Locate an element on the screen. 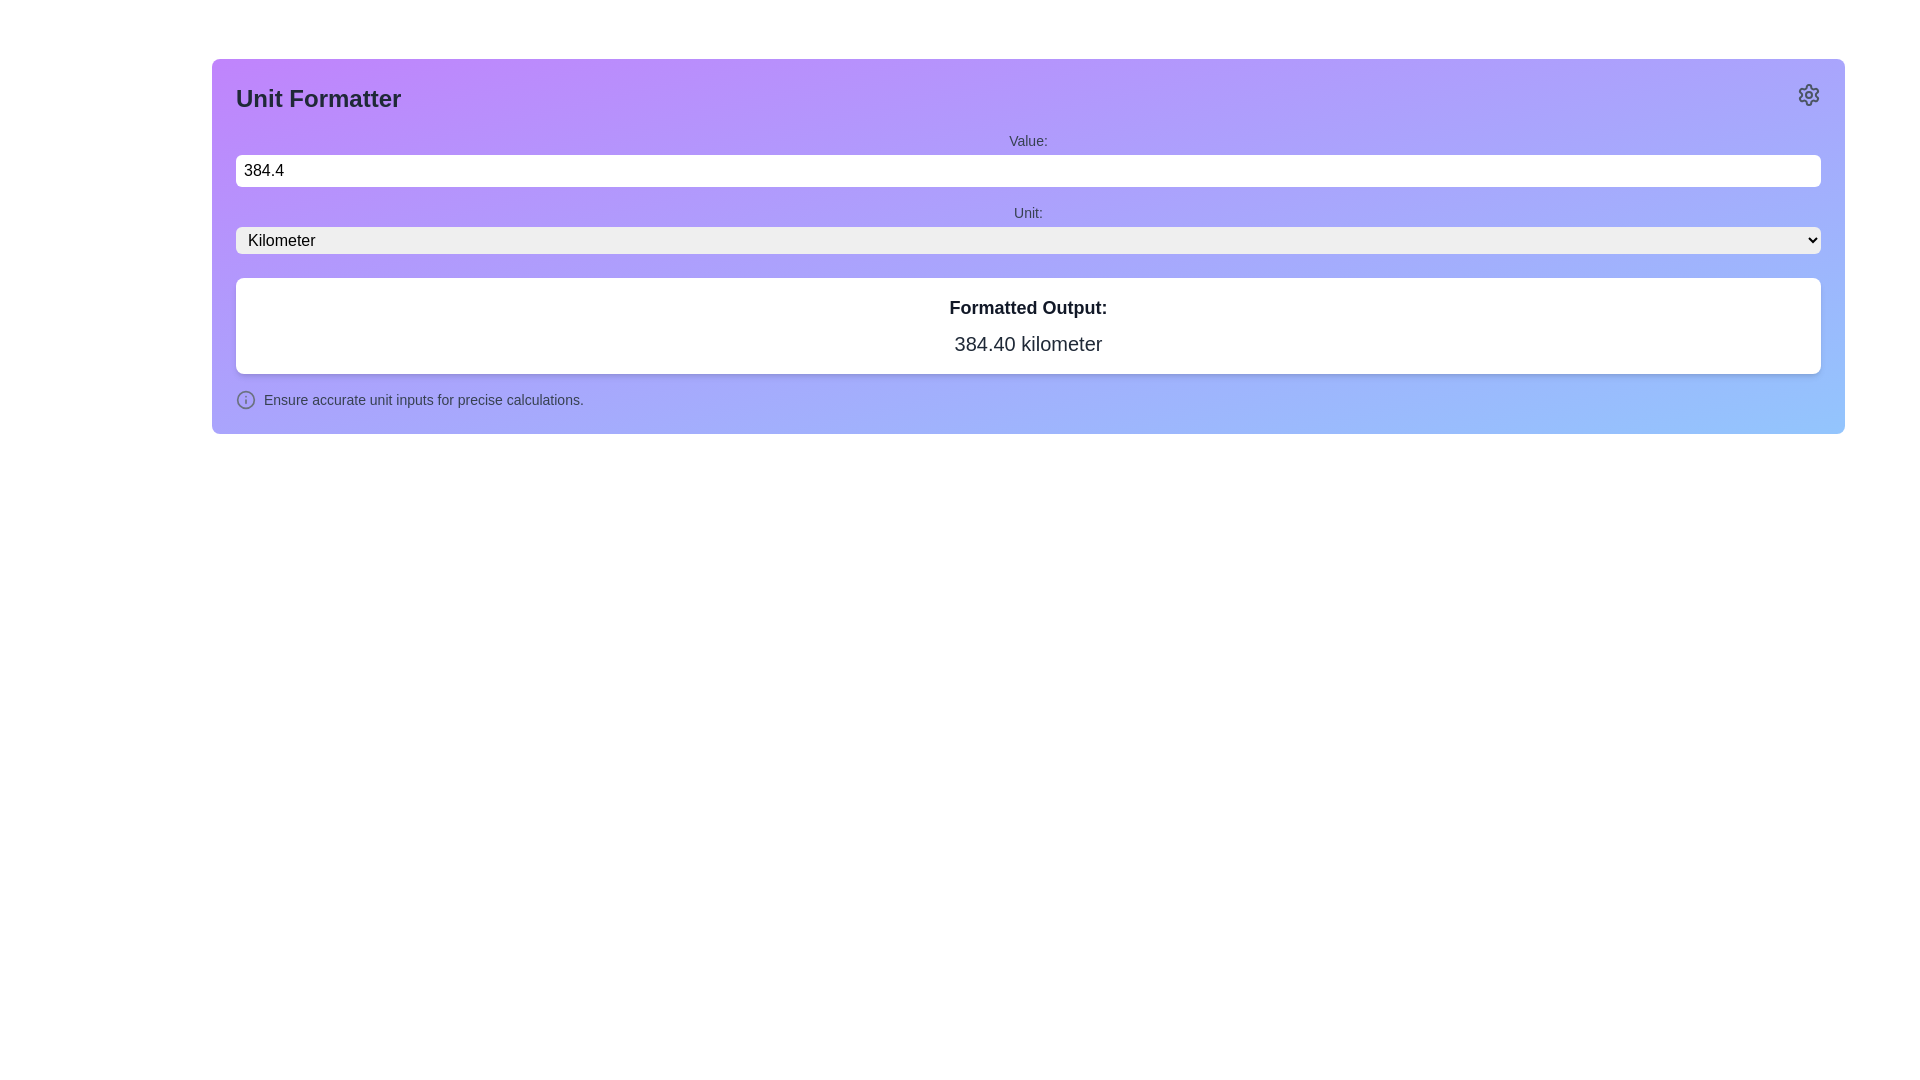  an option from the dropdown menu used for choosing a unit of measurement, located centrally below the 'Unit:' label is located at coordinates (1028, 227).